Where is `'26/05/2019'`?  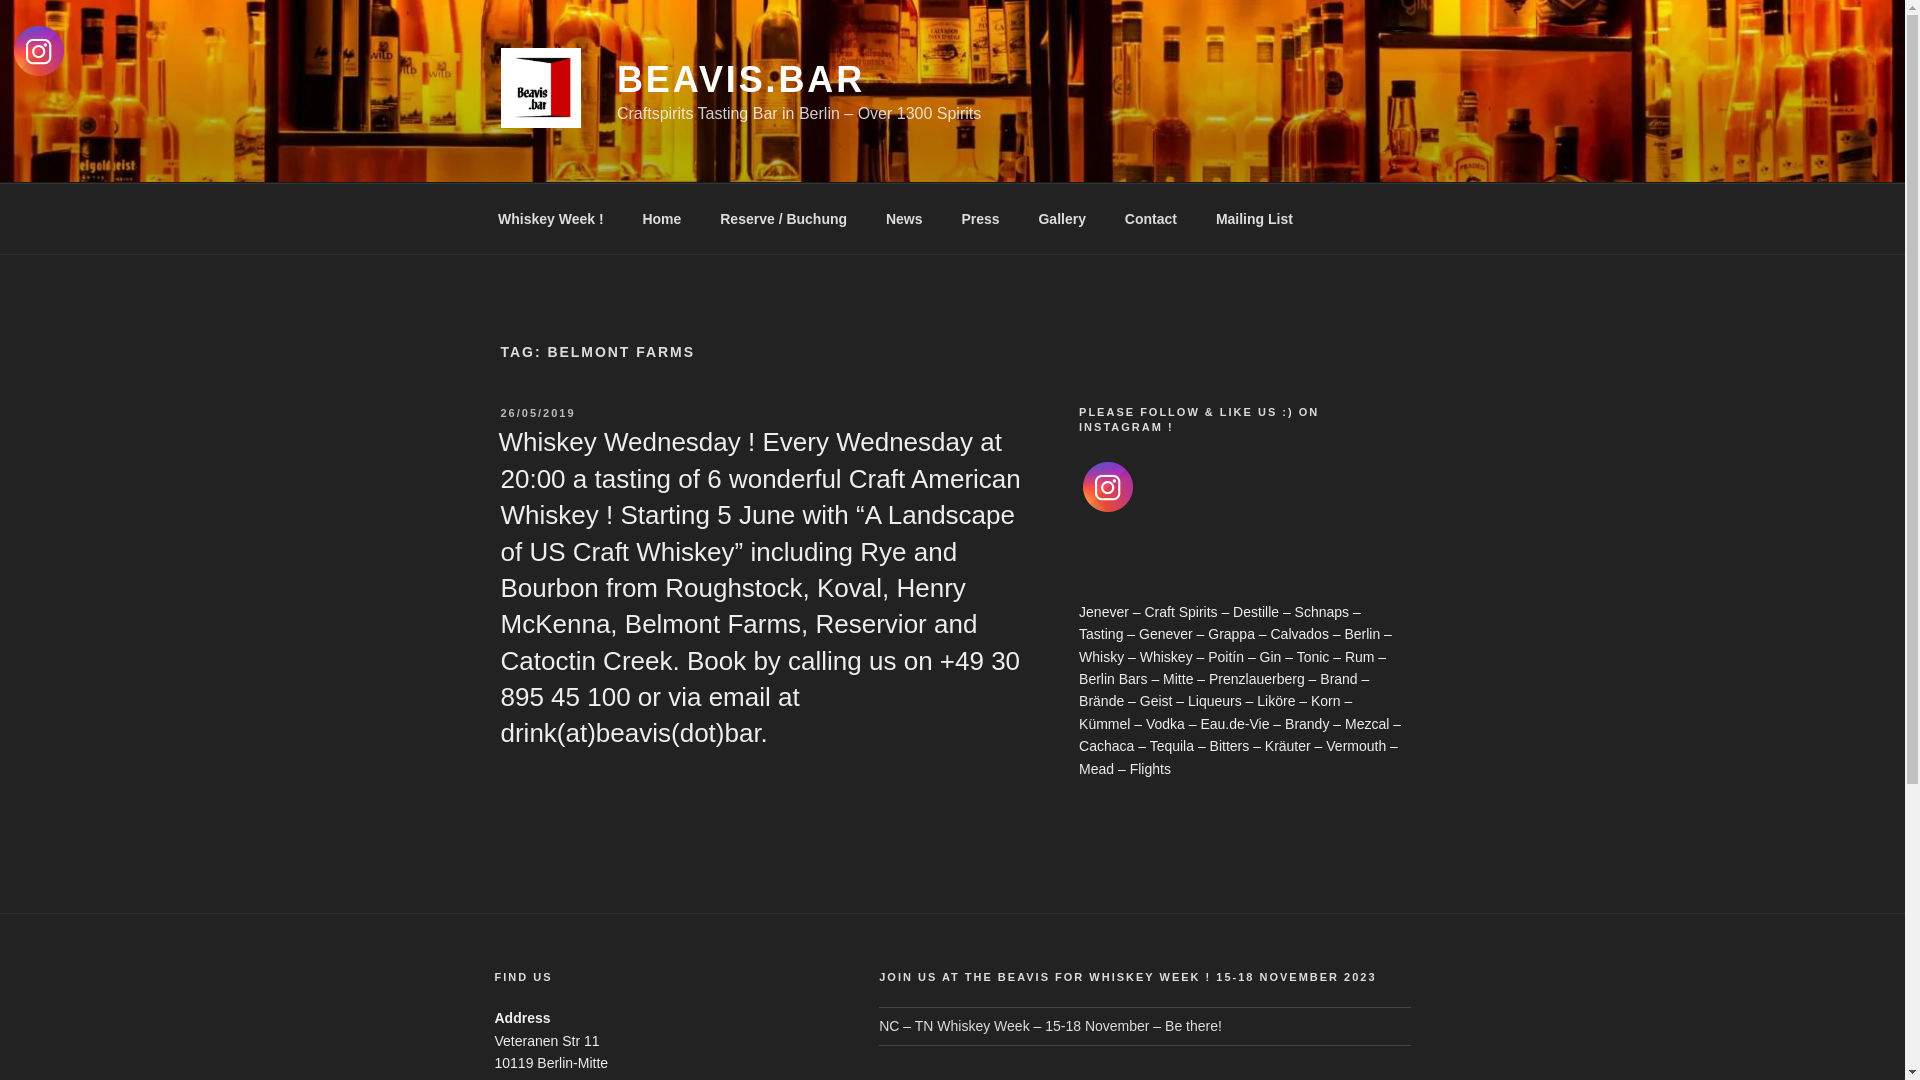 '26/05/2019' is located at coordinates (537, 411).